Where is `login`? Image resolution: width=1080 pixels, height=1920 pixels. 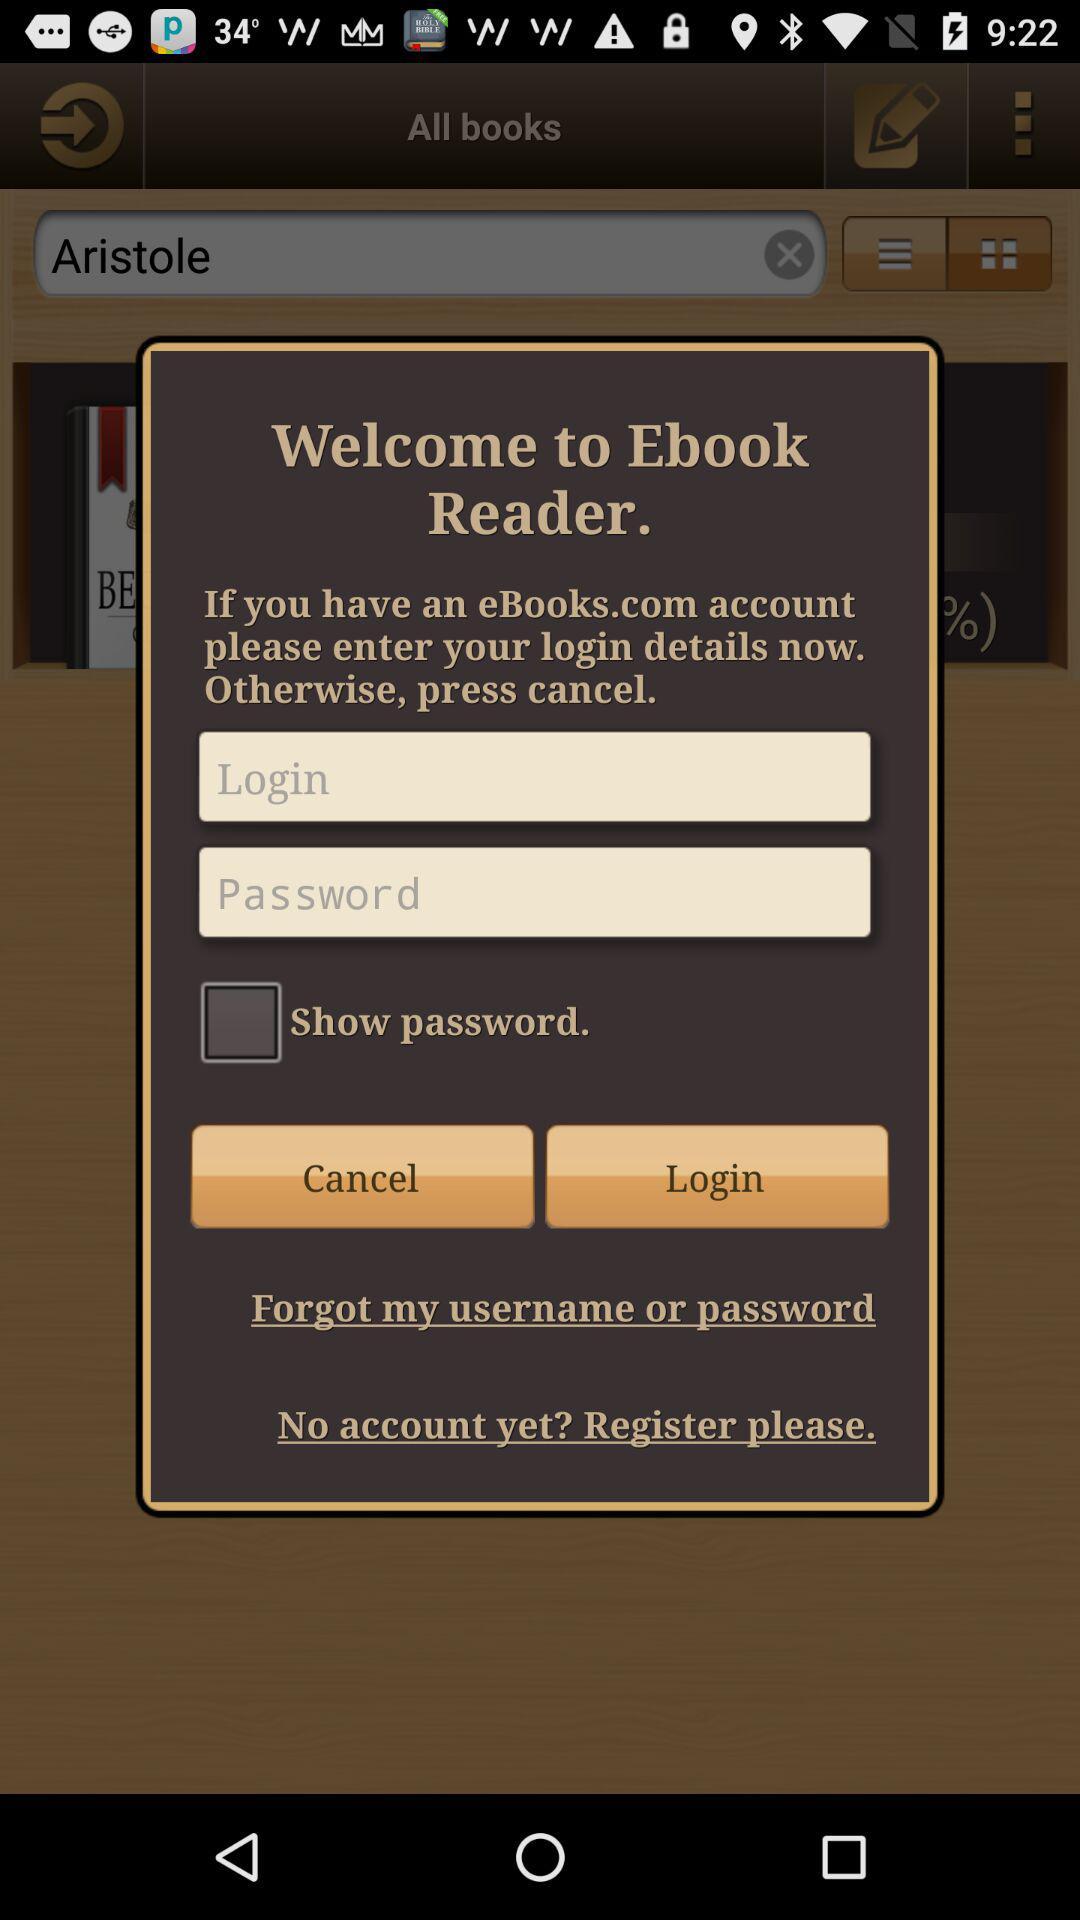 login is located at coordinates (540, 783).